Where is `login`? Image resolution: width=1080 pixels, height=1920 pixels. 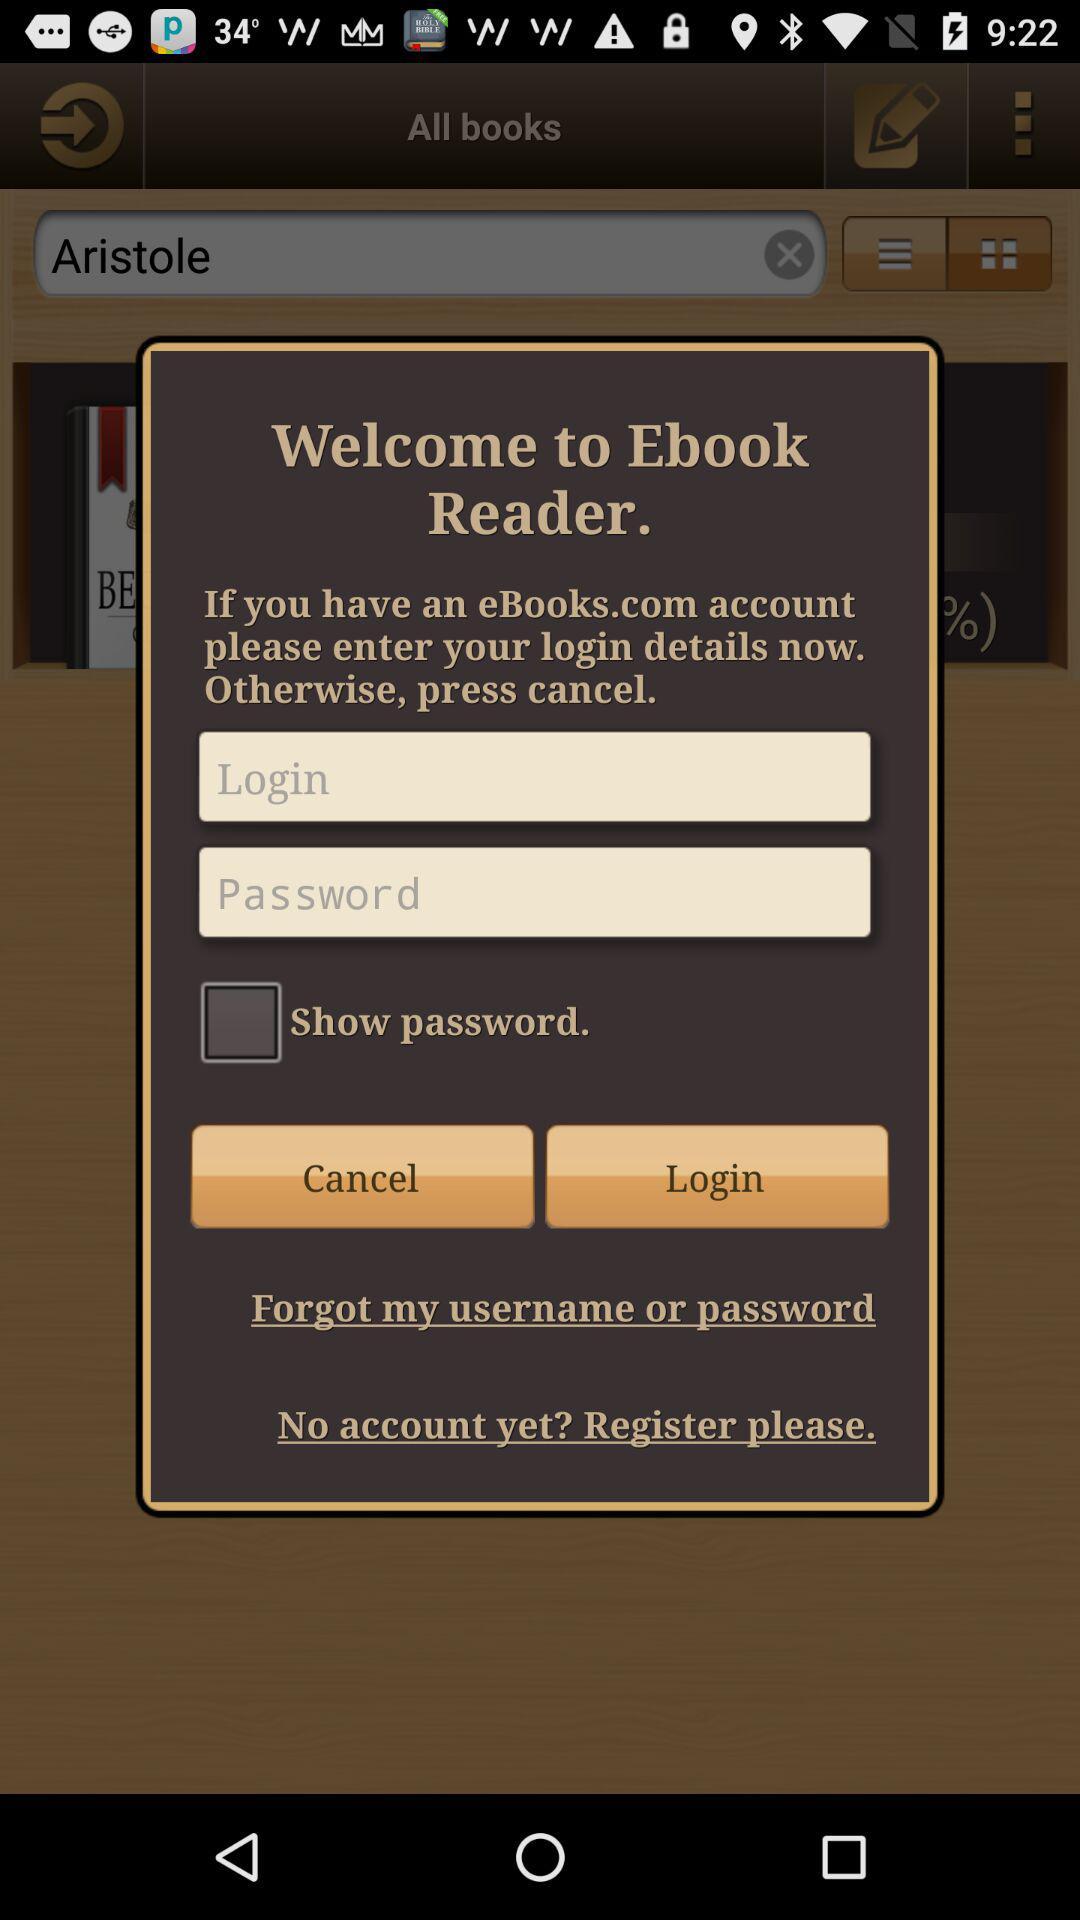 login is located at coordinates (540, 783).